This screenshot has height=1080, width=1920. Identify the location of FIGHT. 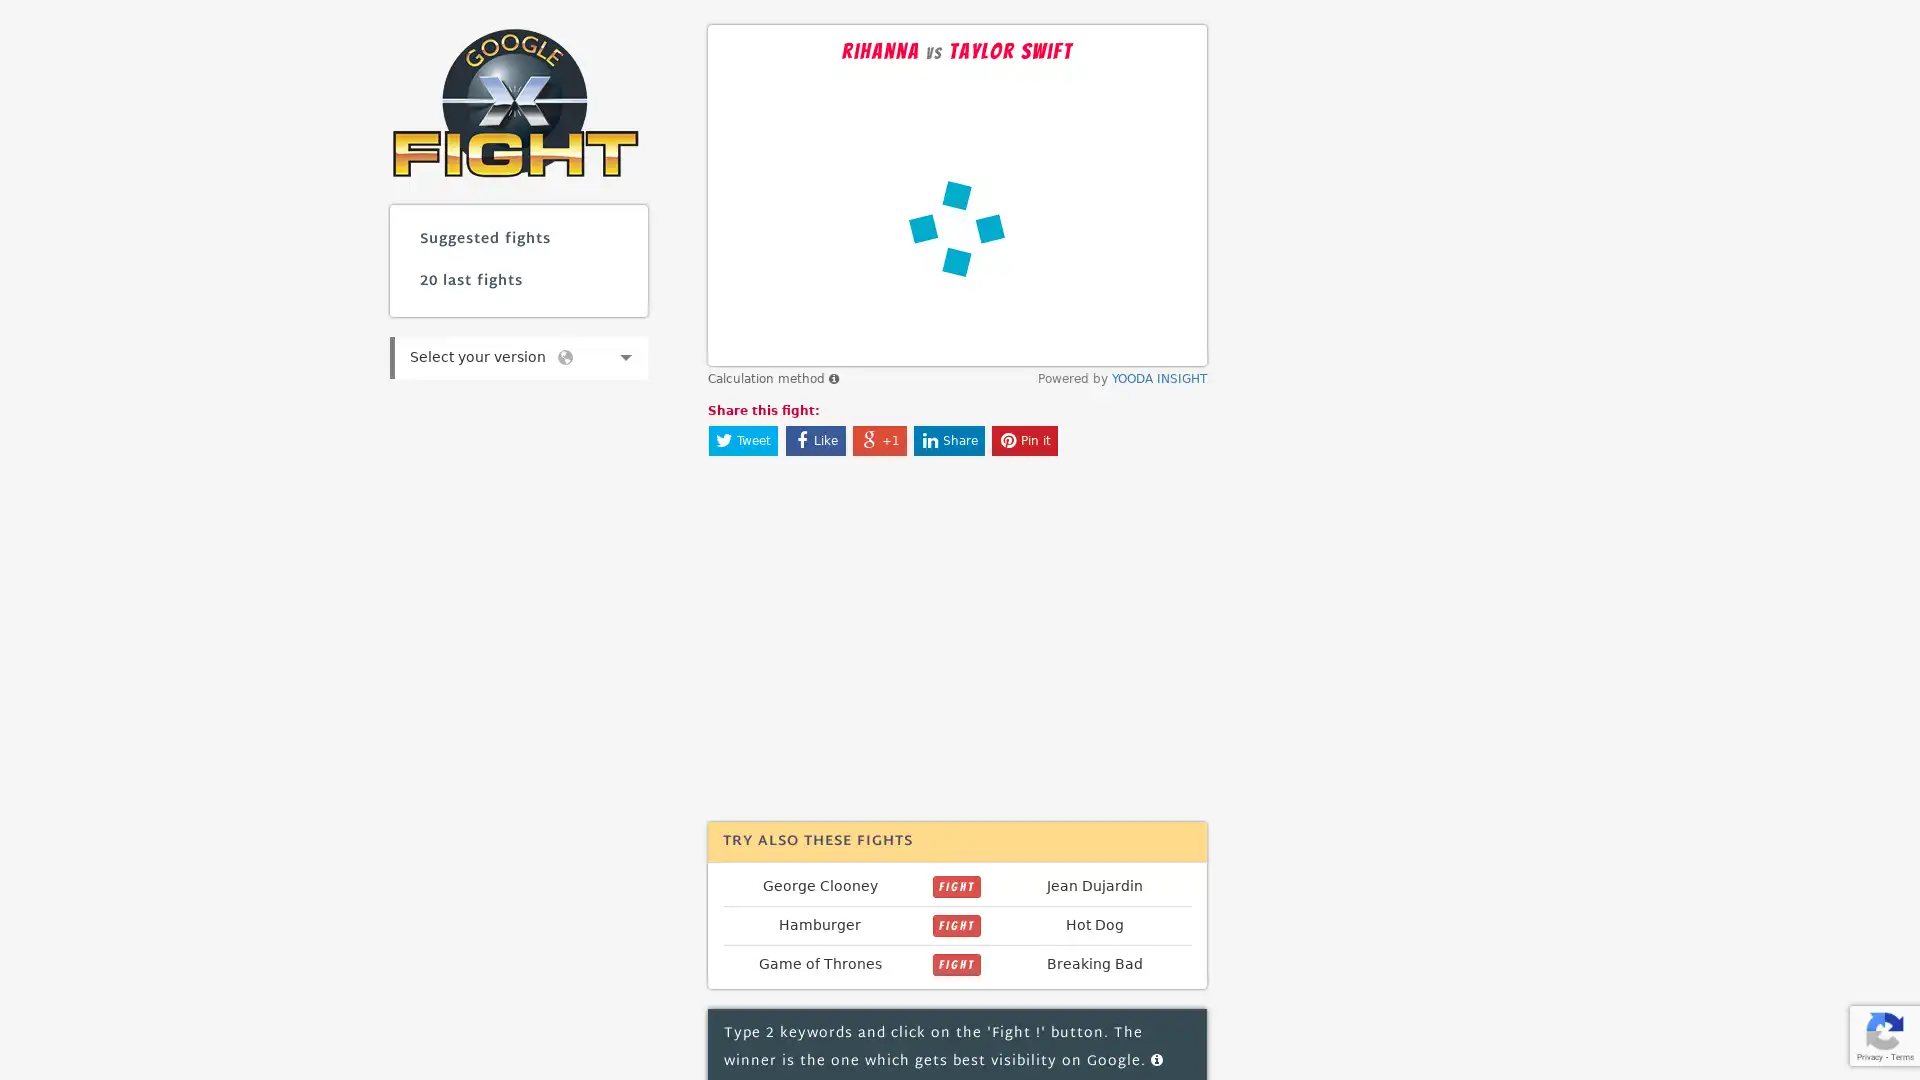
(955, 963).